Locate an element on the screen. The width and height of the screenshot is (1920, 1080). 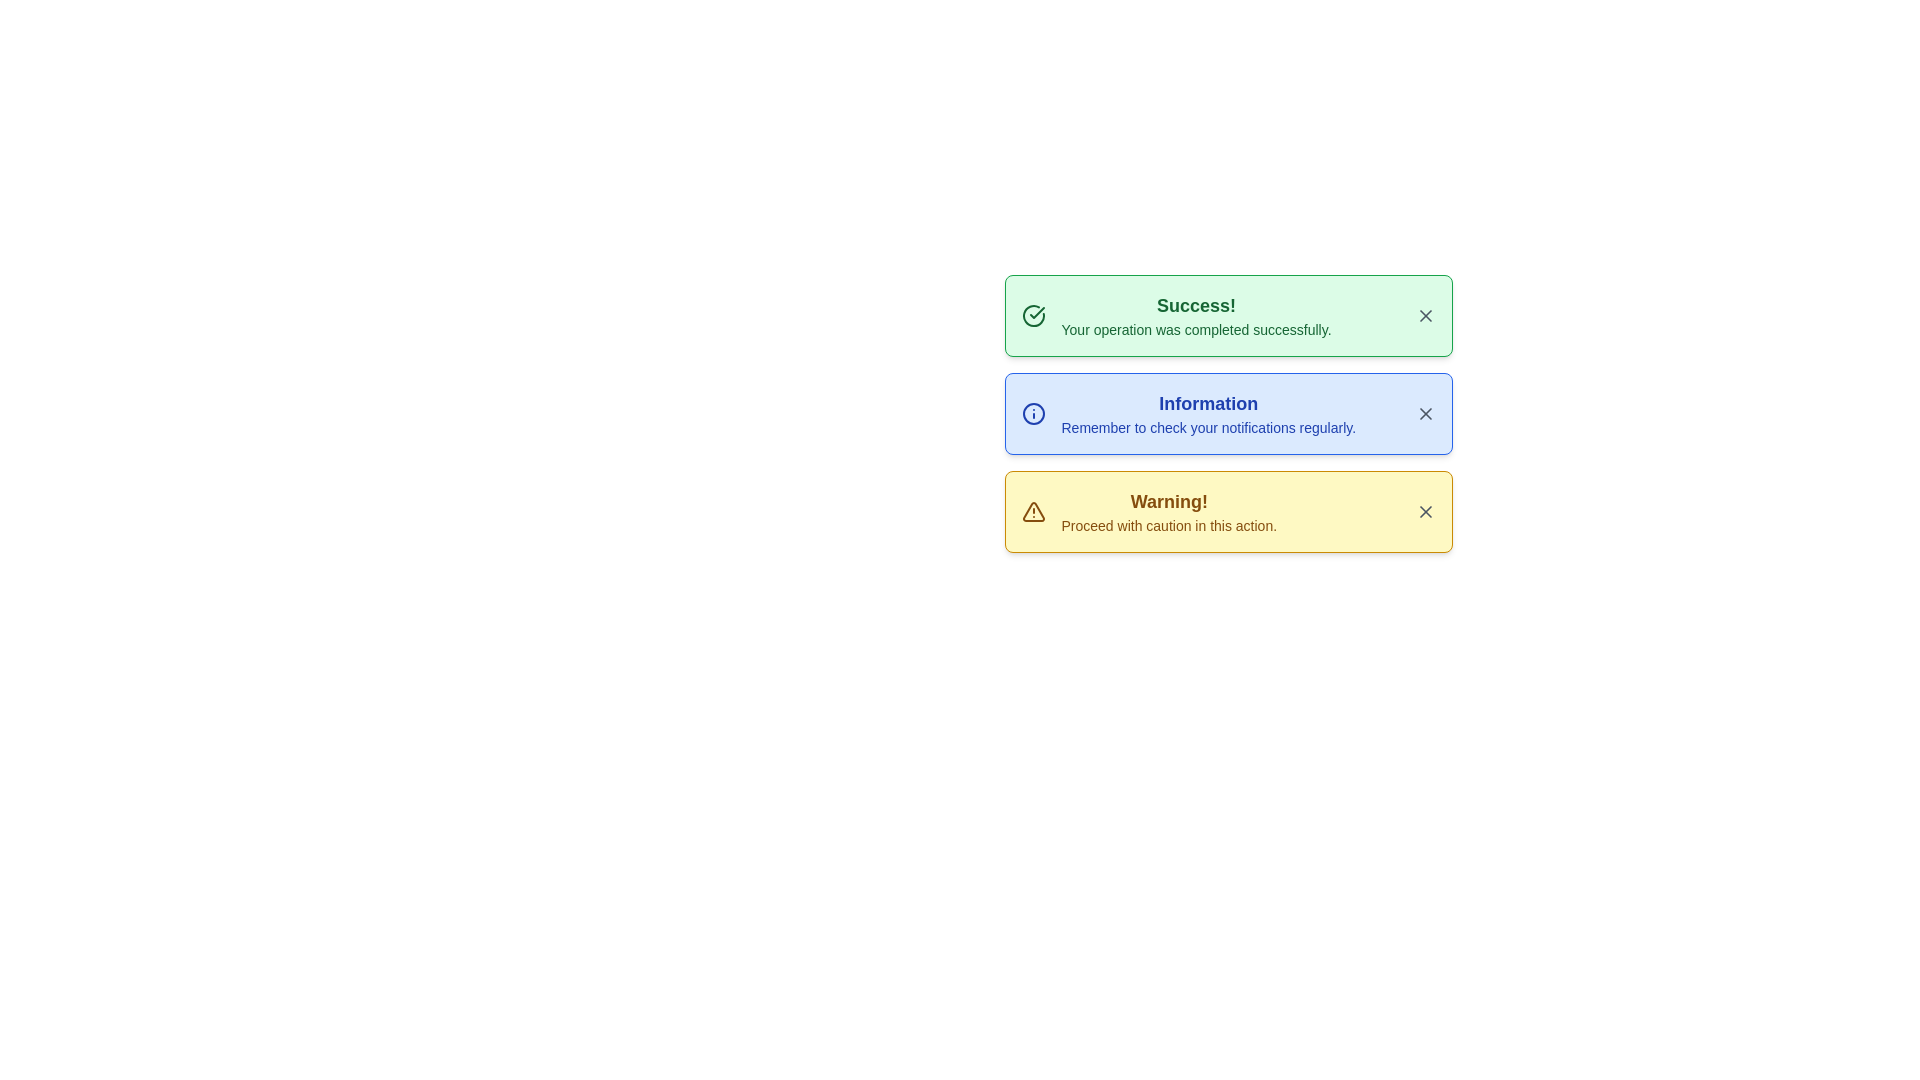
the small, circular dismiss button represented by a gray 'x' icon located adjacent to the 'Success!' text is located at coordinates (1424, 315).